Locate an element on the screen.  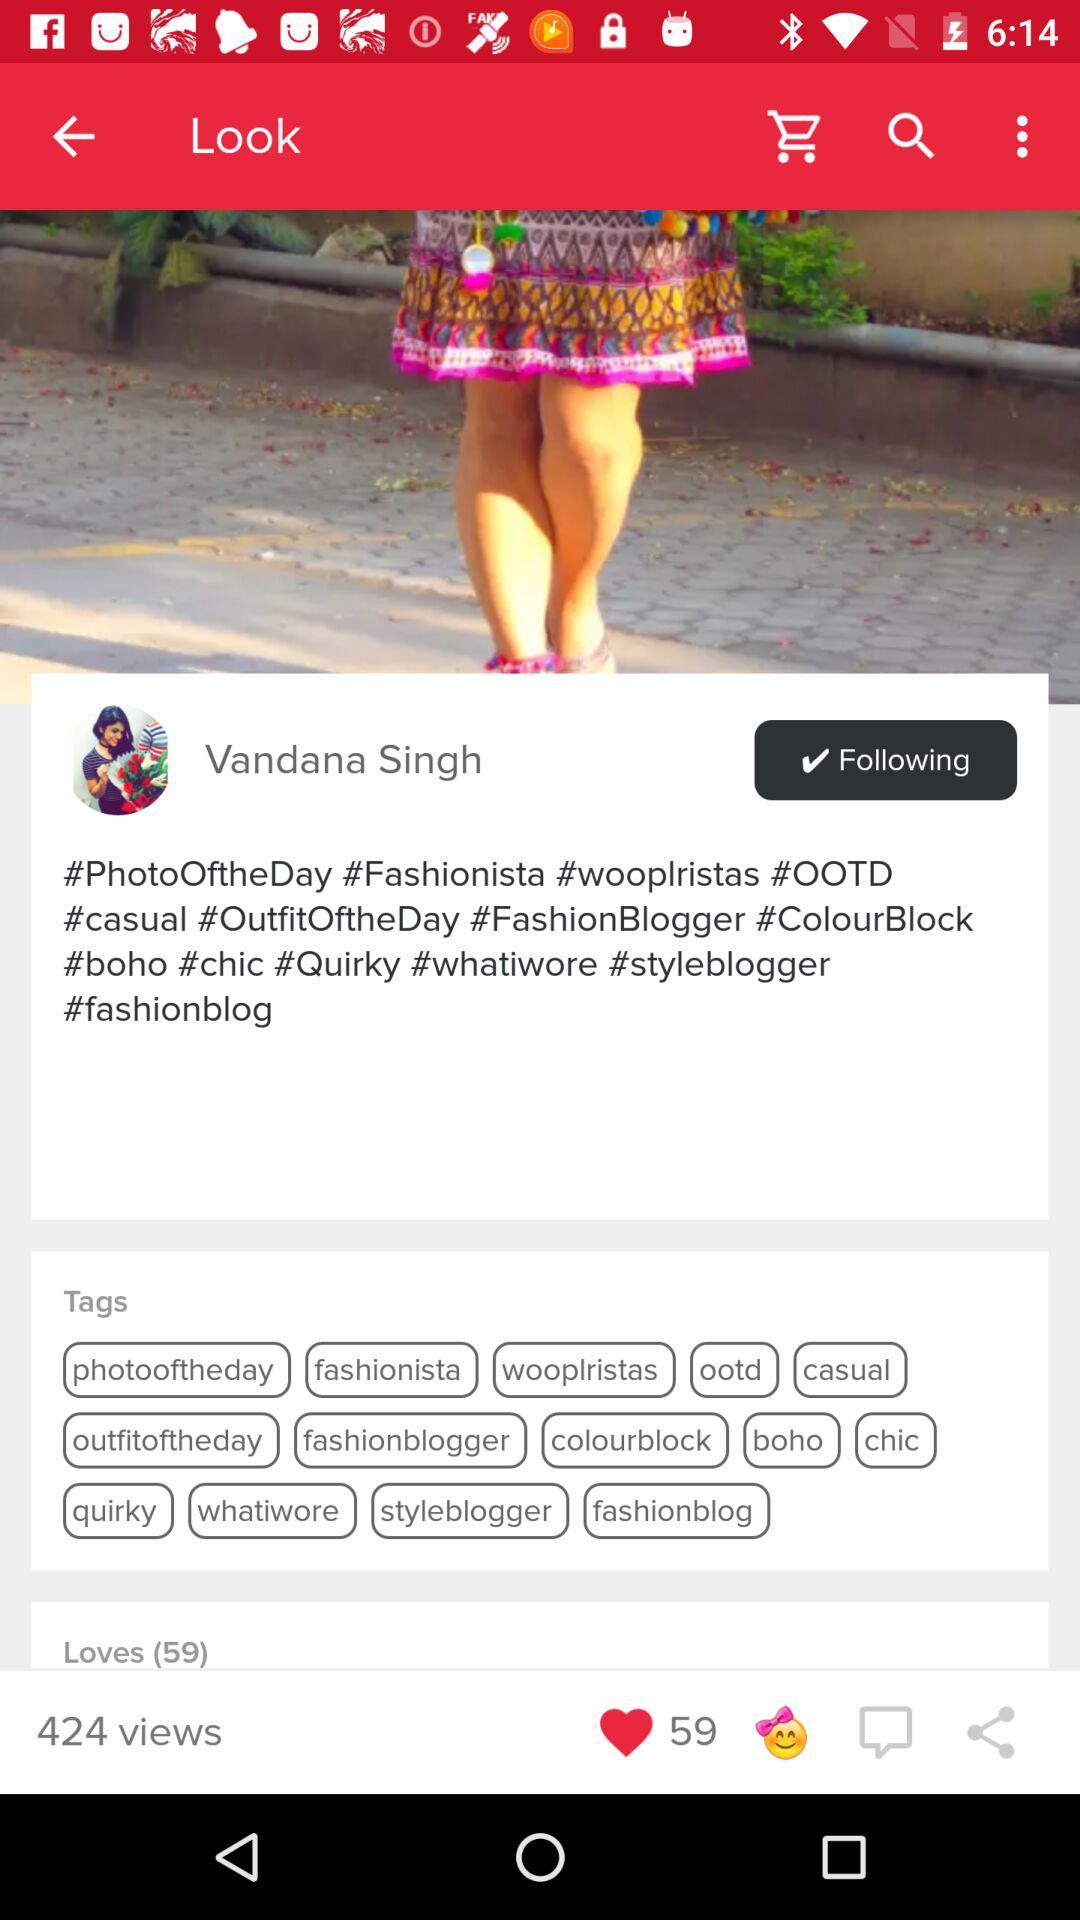
the chat icon is located at coordinates (884, 1731).